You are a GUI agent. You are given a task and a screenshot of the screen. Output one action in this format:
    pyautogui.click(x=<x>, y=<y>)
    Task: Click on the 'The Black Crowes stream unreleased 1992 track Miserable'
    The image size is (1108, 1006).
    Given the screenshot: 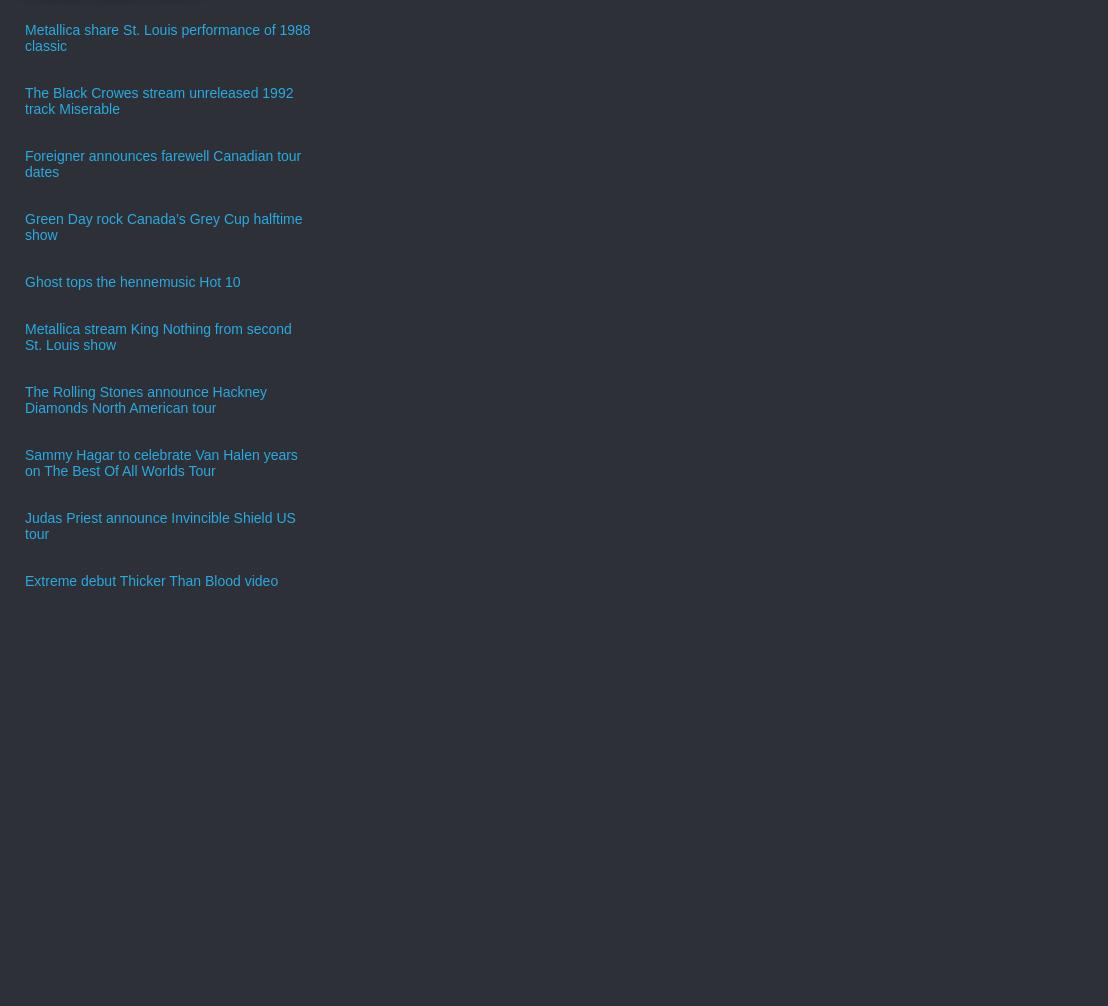 What is the action you would take?
    pyautogui.click(x=25, y=99)
    